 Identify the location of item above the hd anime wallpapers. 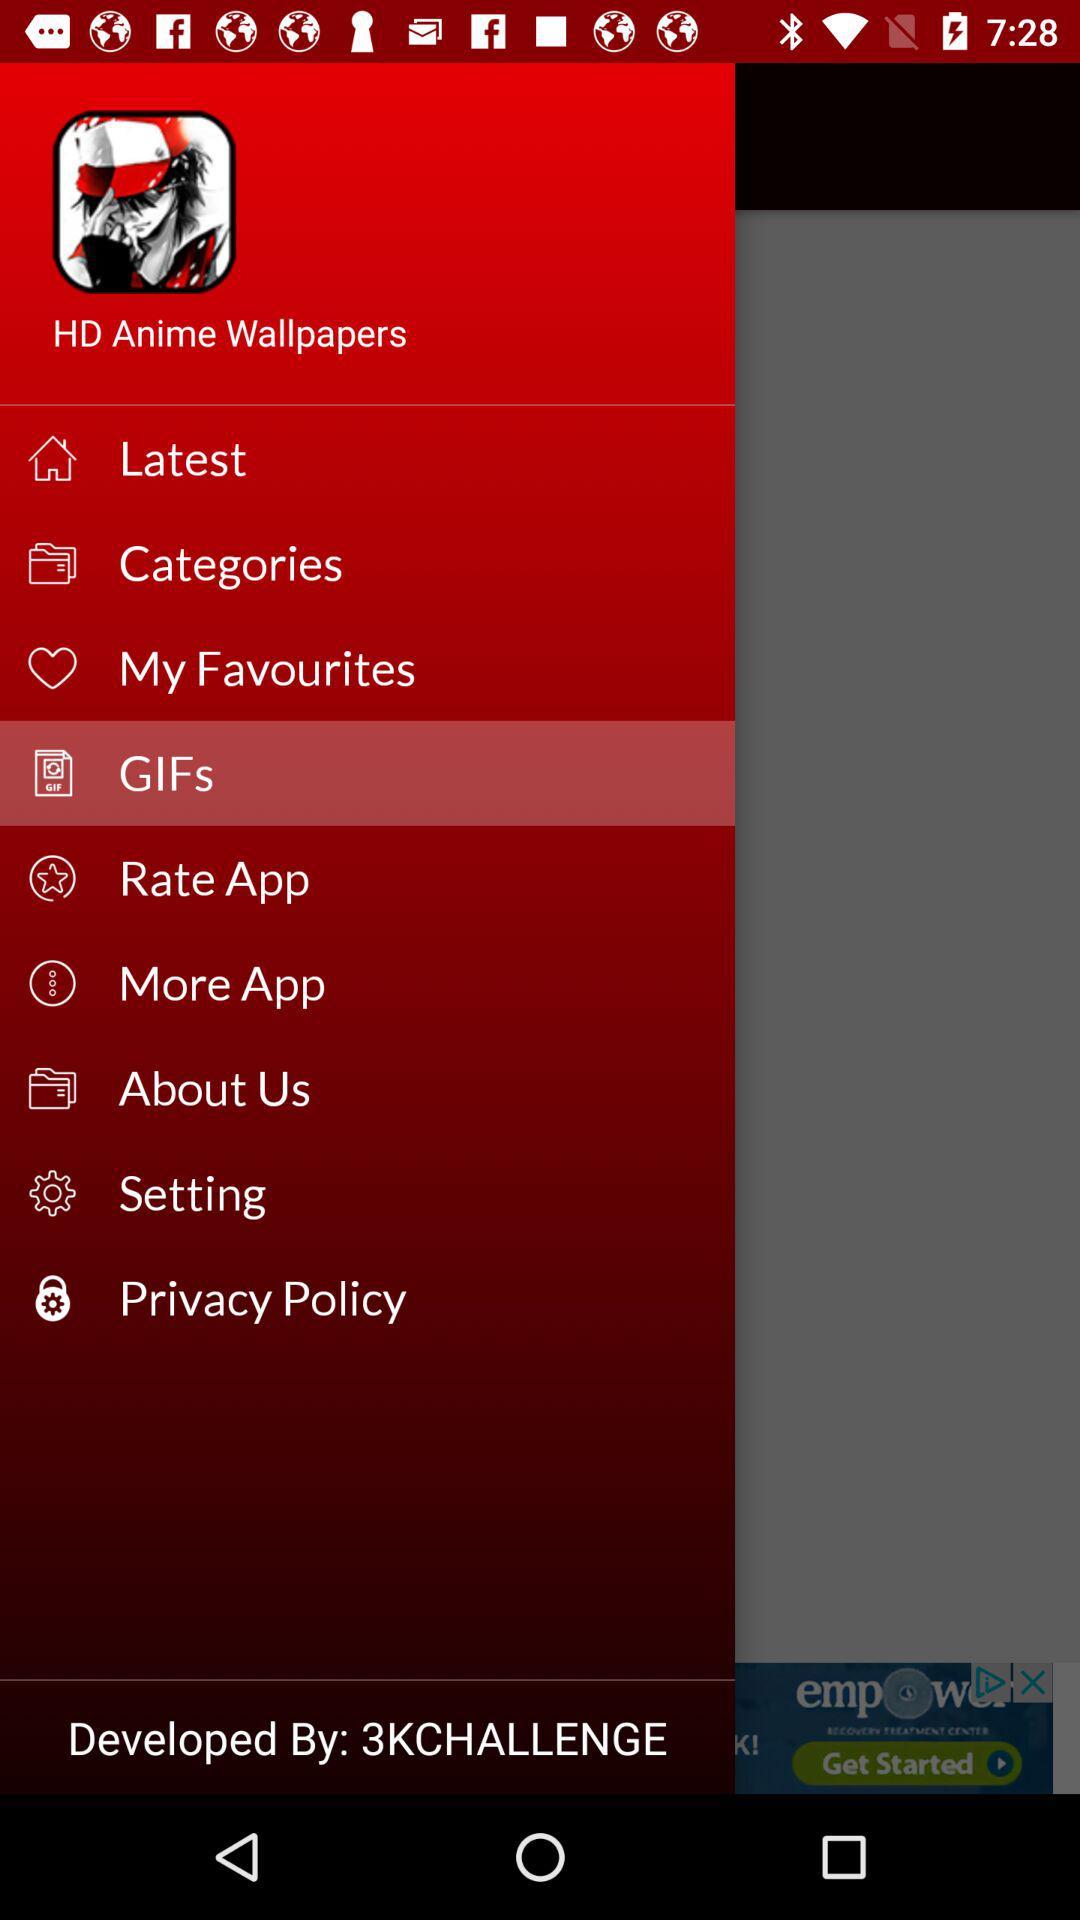
(72, 135).